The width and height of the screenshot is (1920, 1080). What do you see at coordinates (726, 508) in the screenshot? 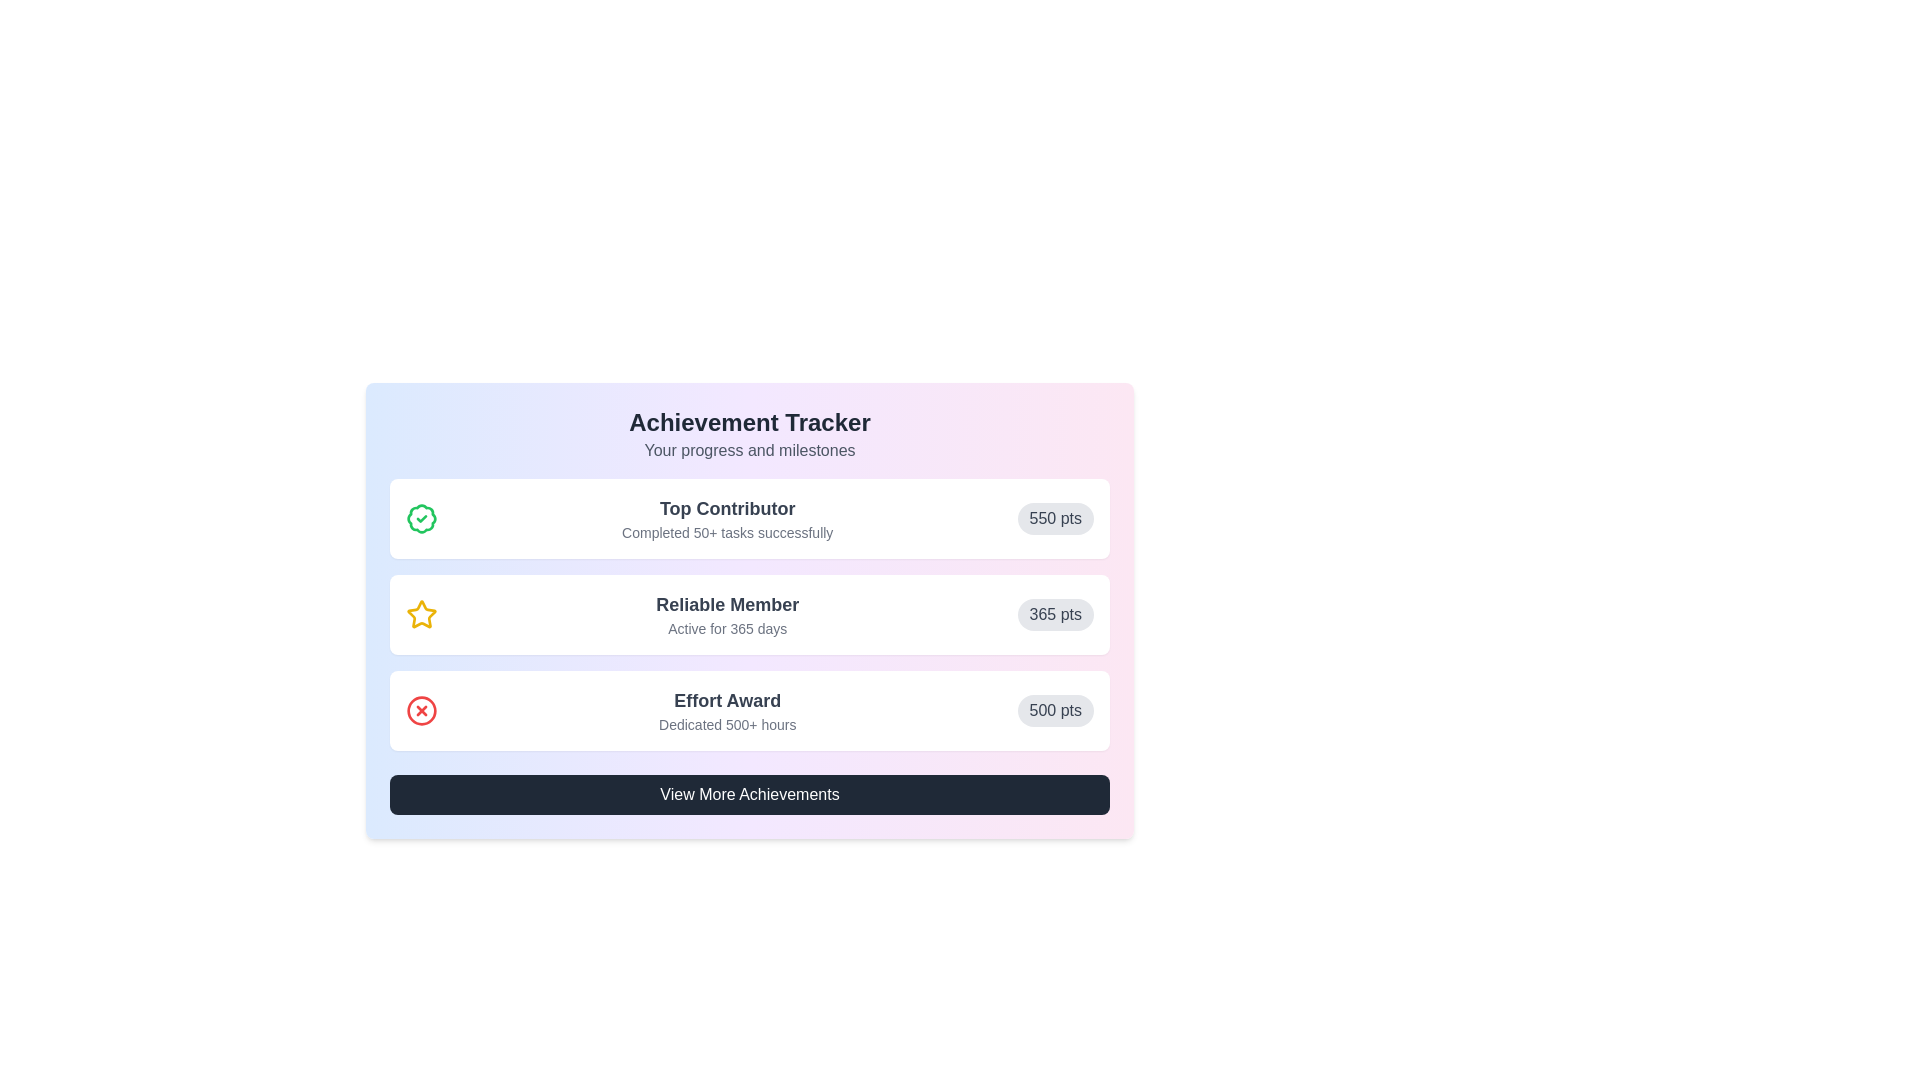
I see `text content of the heading for the first achievement entry, which is located at the top of the central section of the achievement list, directly above the description 'Completed 50+ tasks successfully'` at bounding box center [726, 508].